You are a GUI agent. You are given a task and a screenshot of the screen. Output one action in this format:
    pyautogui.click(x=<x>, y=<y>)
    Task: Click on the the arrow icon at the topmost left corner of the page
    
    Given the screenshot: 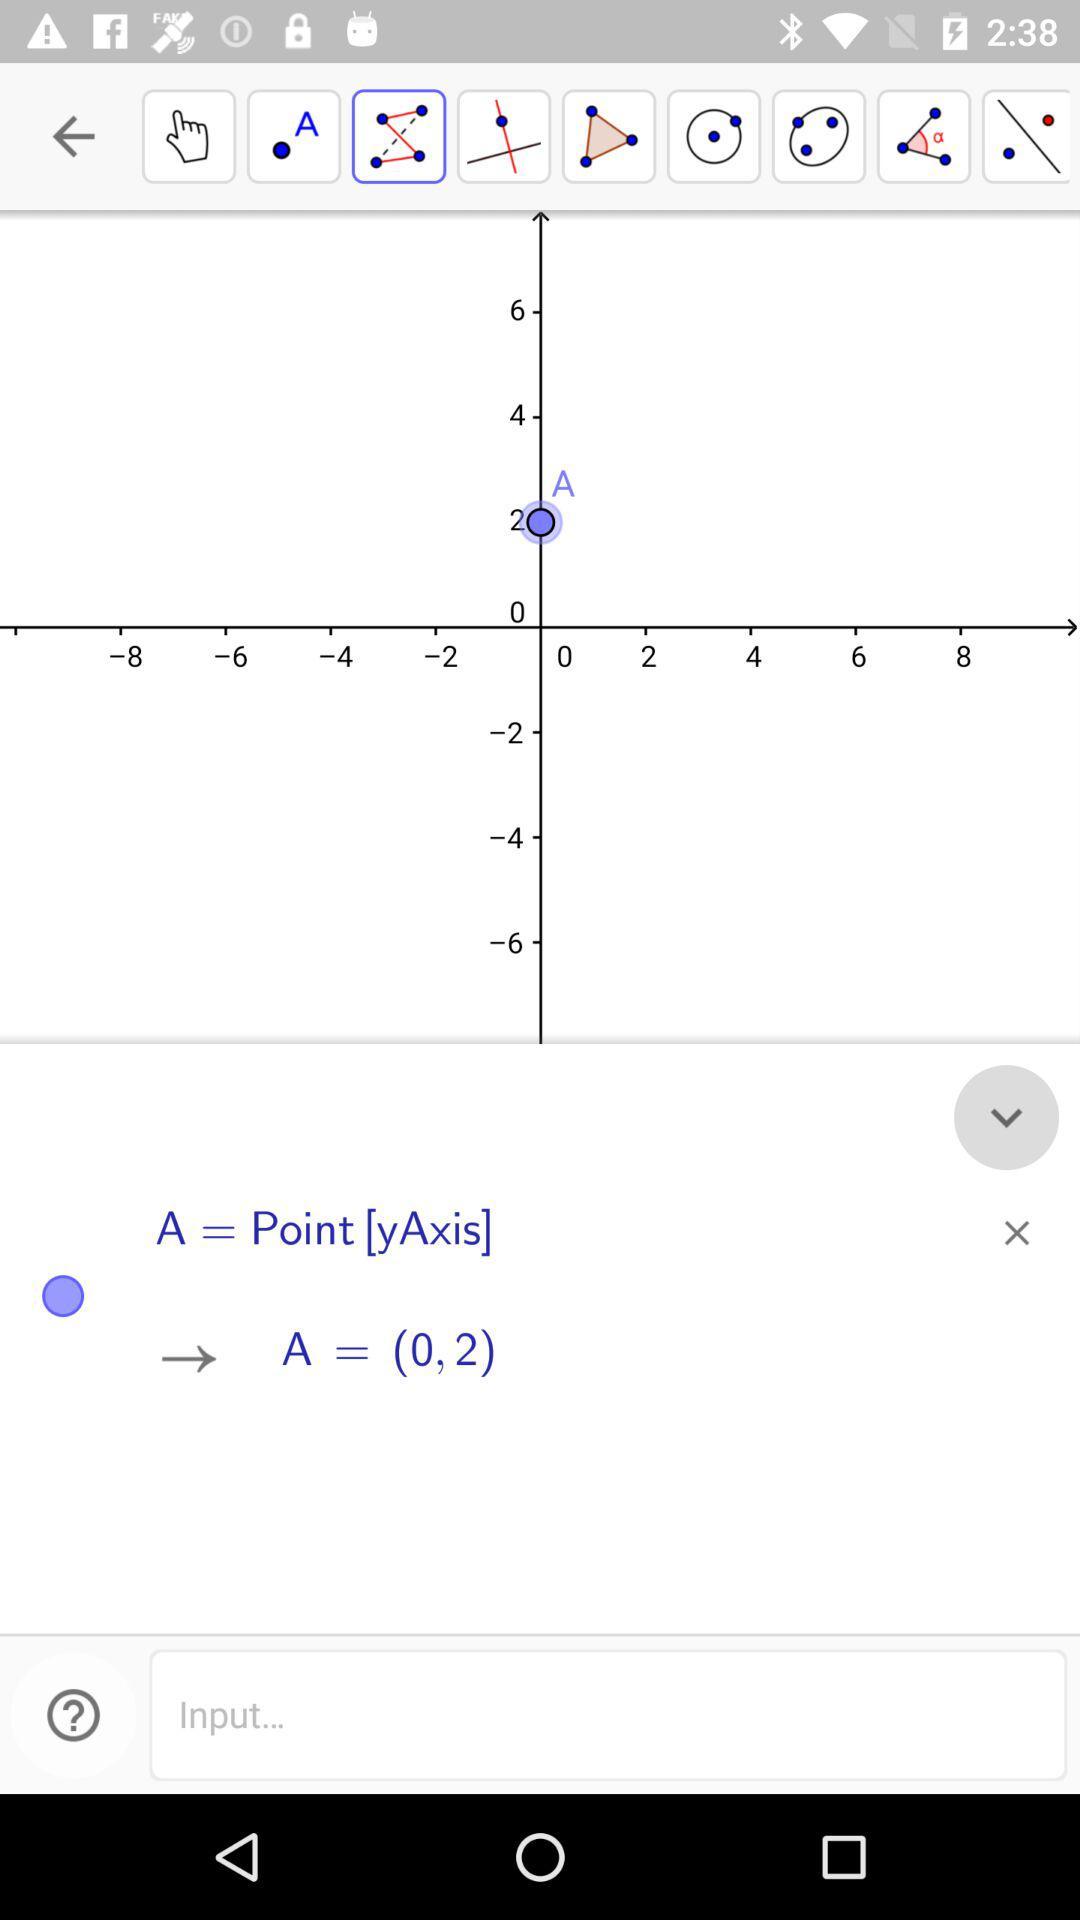 What is the action you would take?
    pyautogui.click(x=72, y=136)
    